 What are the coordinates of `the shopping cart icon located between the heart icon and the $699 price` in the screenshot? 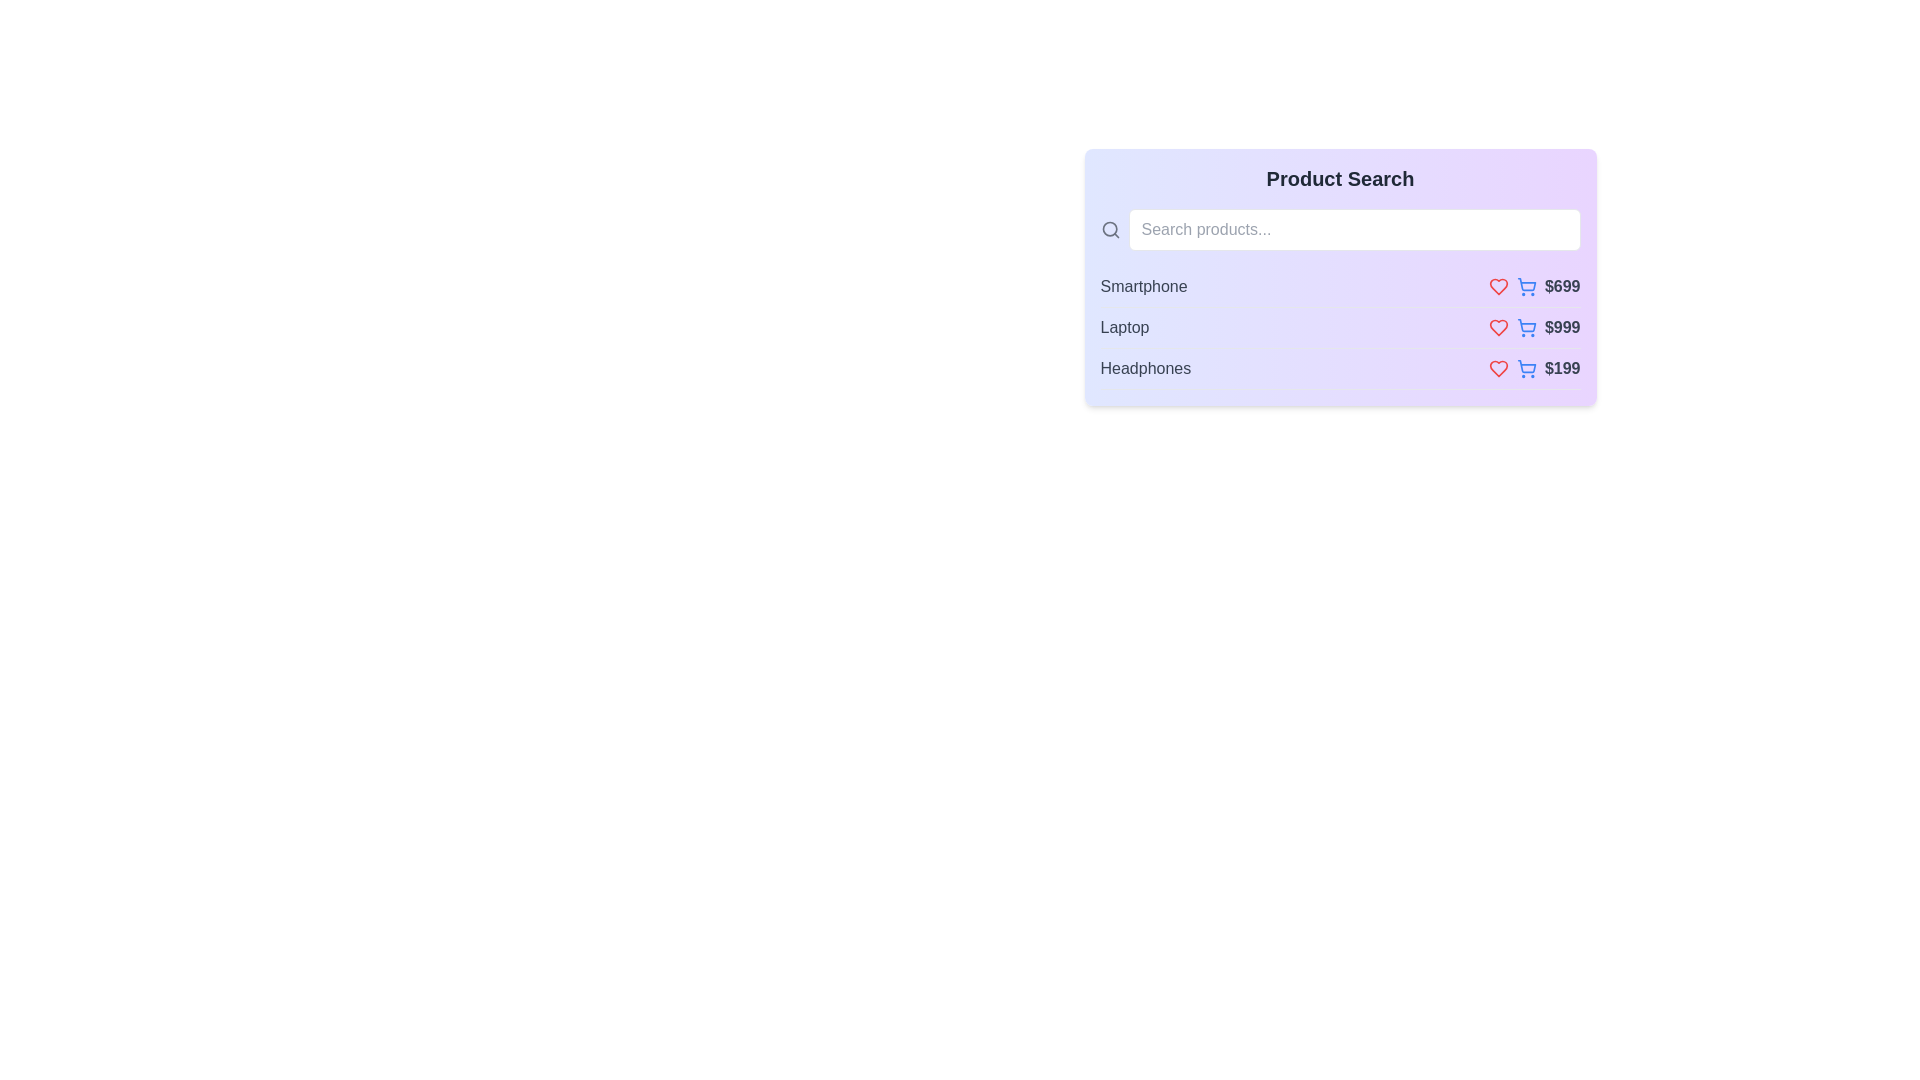 It's located at (1525, 286).